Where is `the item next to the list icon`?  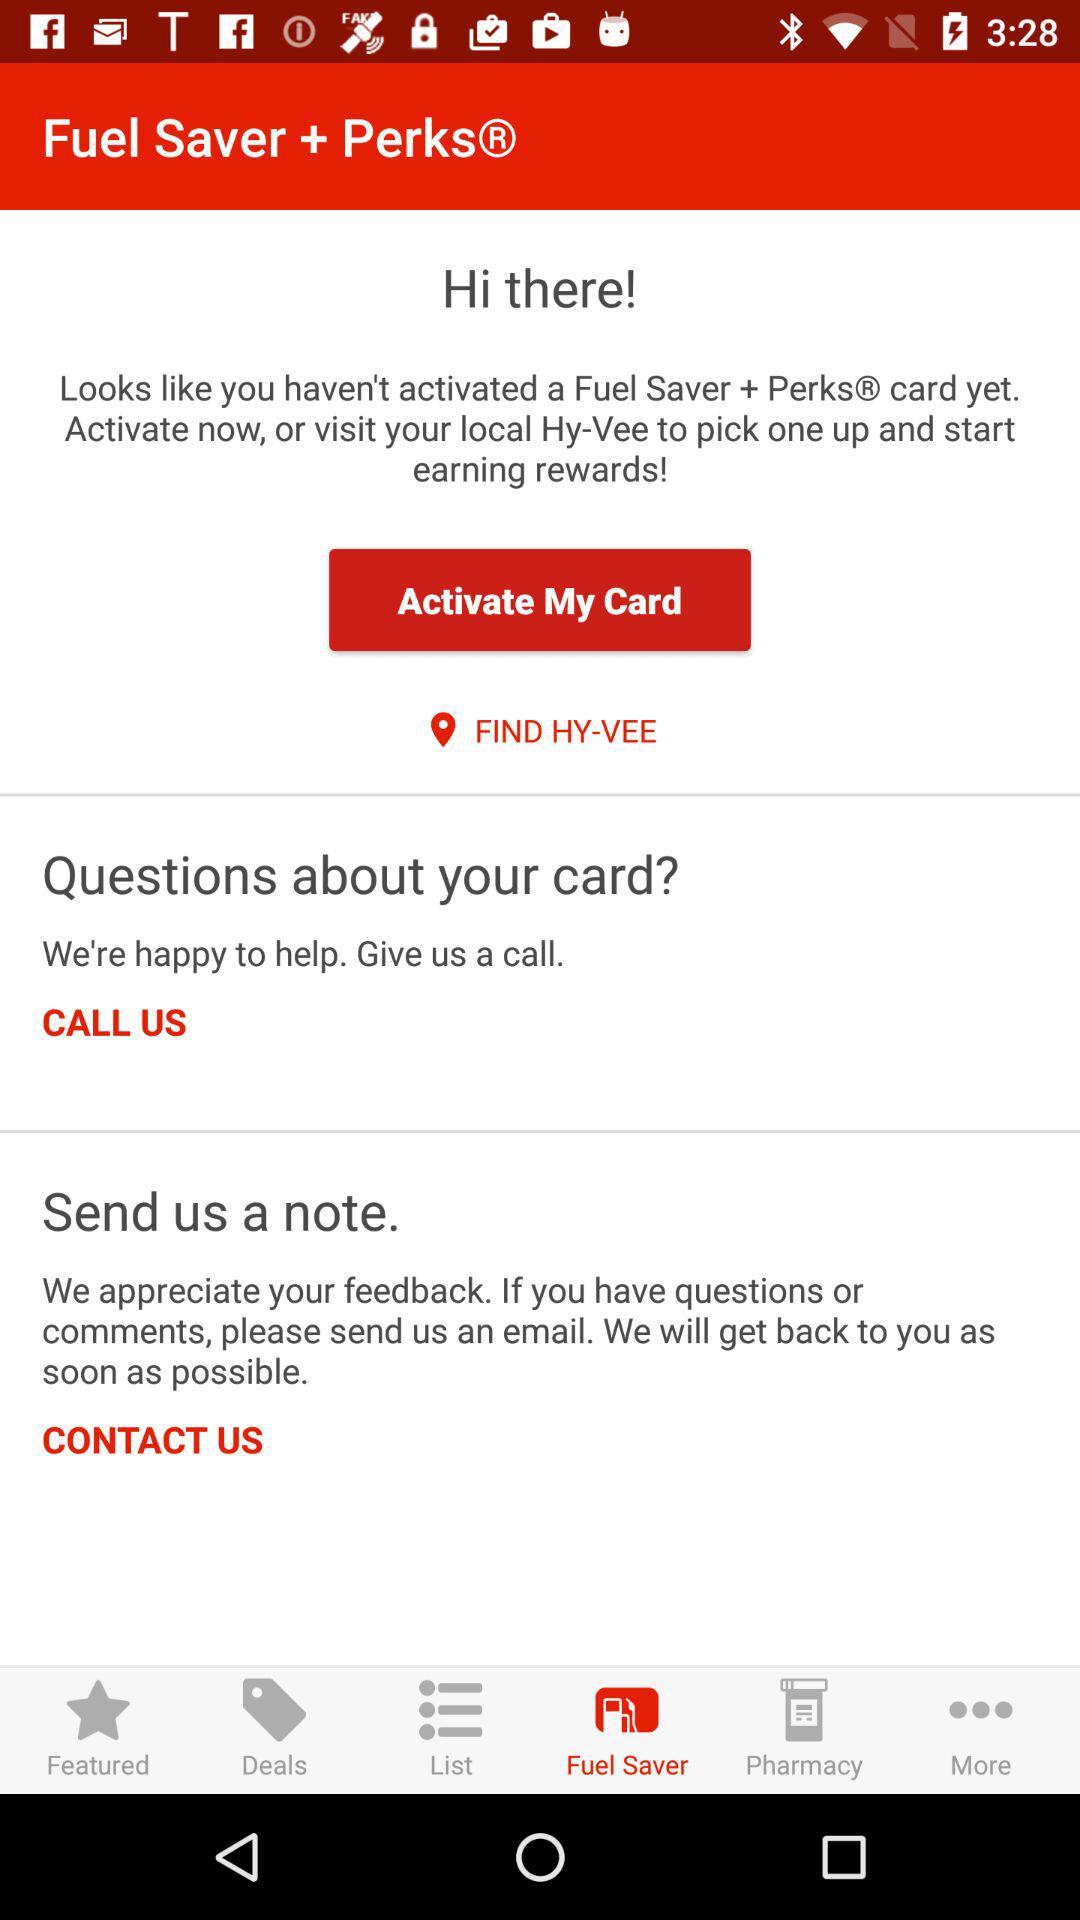
the item next to the list icon is located at coordinates (274, 1729).